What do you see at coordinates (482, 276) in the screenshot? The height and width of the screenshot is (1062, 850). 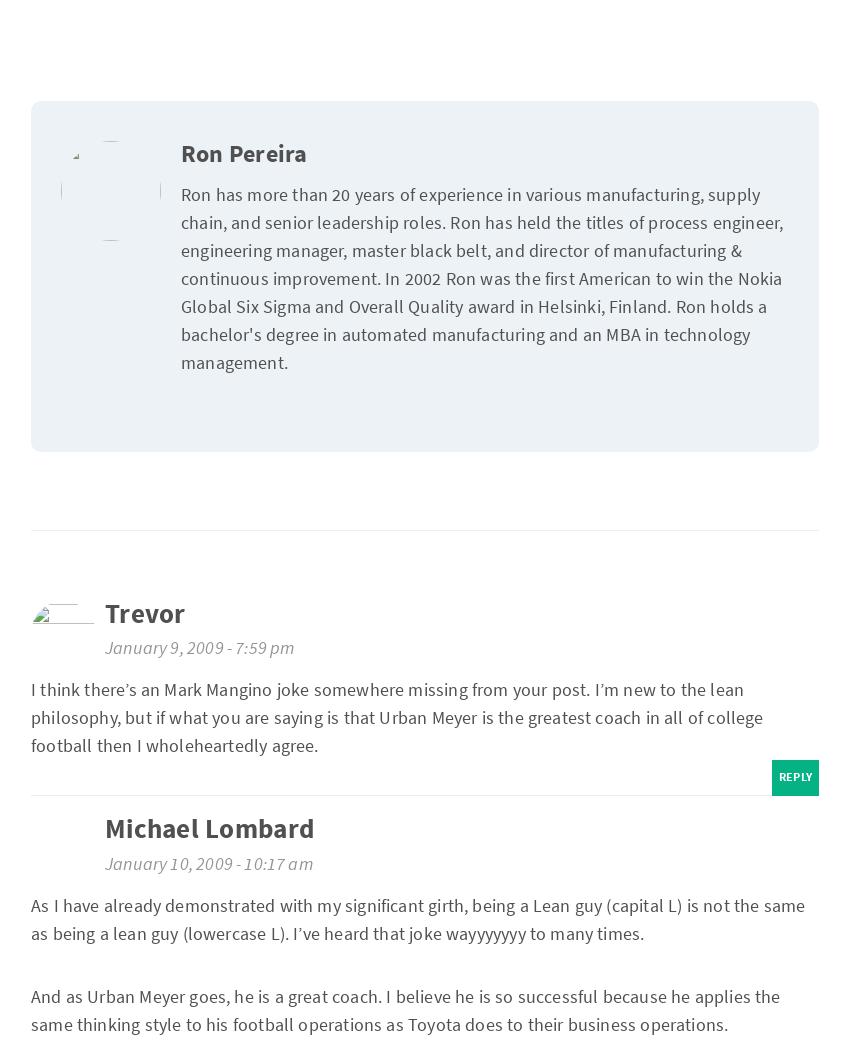 I see `'Ron has more than 20 years of experience in various manufacturing, supply chain, and senior leadership roles. Ron has held the titles of process engineer, engineering manager, master black belt, and director of manufacturing & continuous improvement. In 2002 Ron was the first American to win the Nokia Global Six Sigma and Overall Quality award in Helsinki, Finland. Ron holds a bachelor's degree in automated manufacturing and an MBA in technology management.'` at bounding box center [482, 276].